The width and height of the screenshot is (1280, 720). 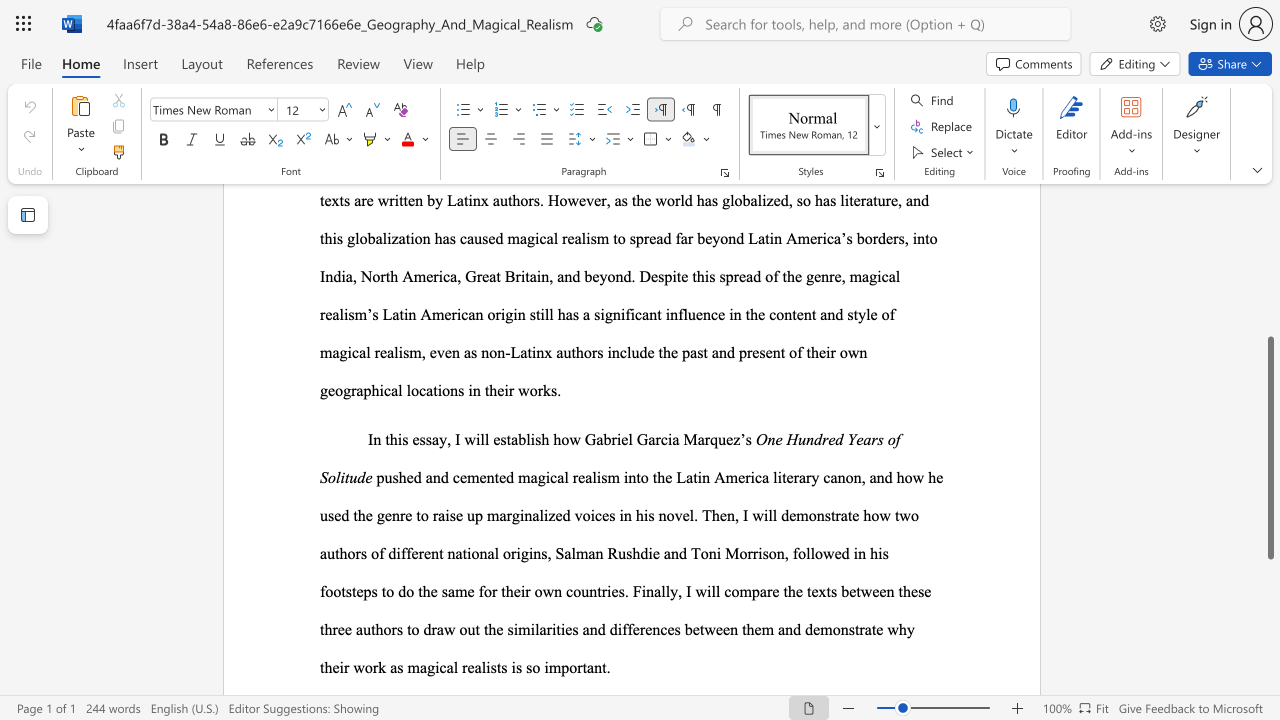 I want to click on the subset text "emonstrate" within the text "demonstrate", so click(x=813, y=628).